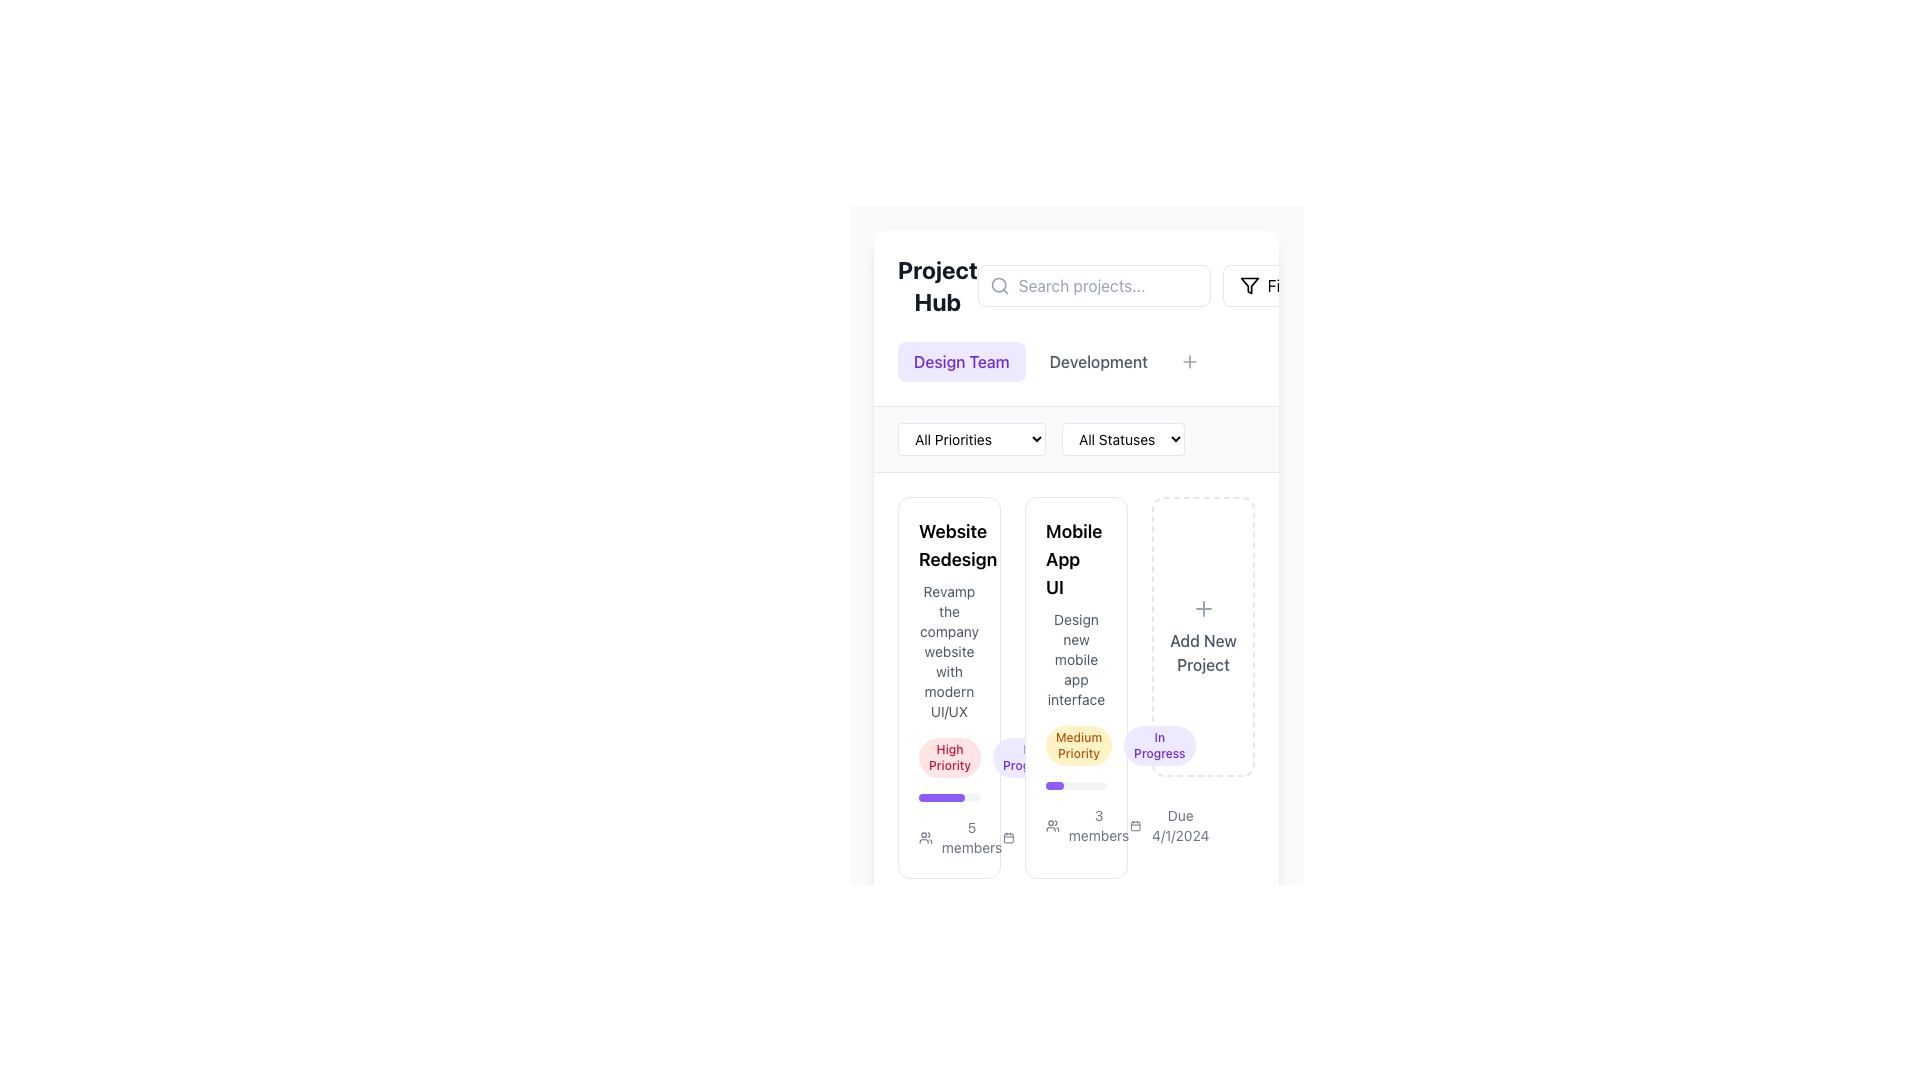  What do you see at coordinates (1098, 825) in the screenshot?
I see `the Text Label displaying '3 members', located in the lower section of the 'Mobile App UI' card, near a people icon` at bounding box center [1098, 825].